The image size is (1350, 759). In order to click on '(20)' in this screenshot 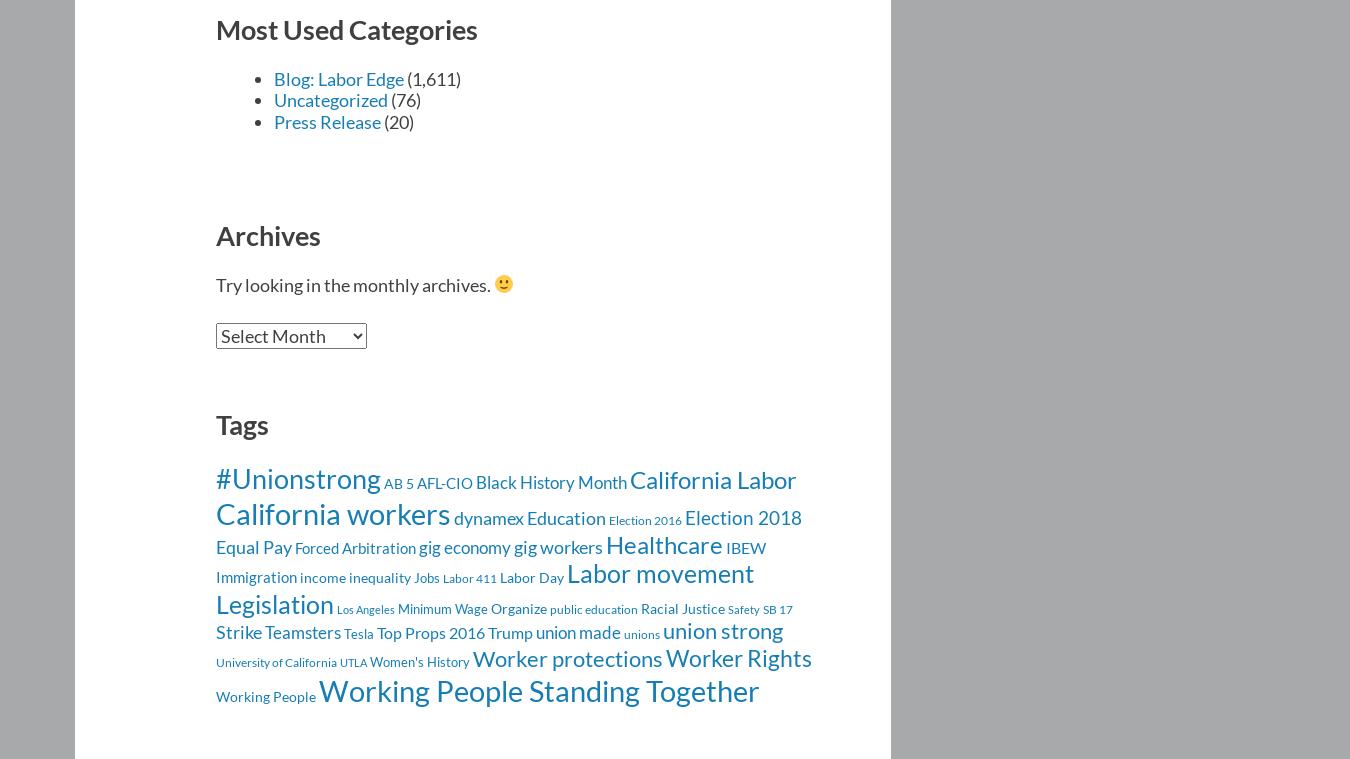, I will do `click(397, 119)`.